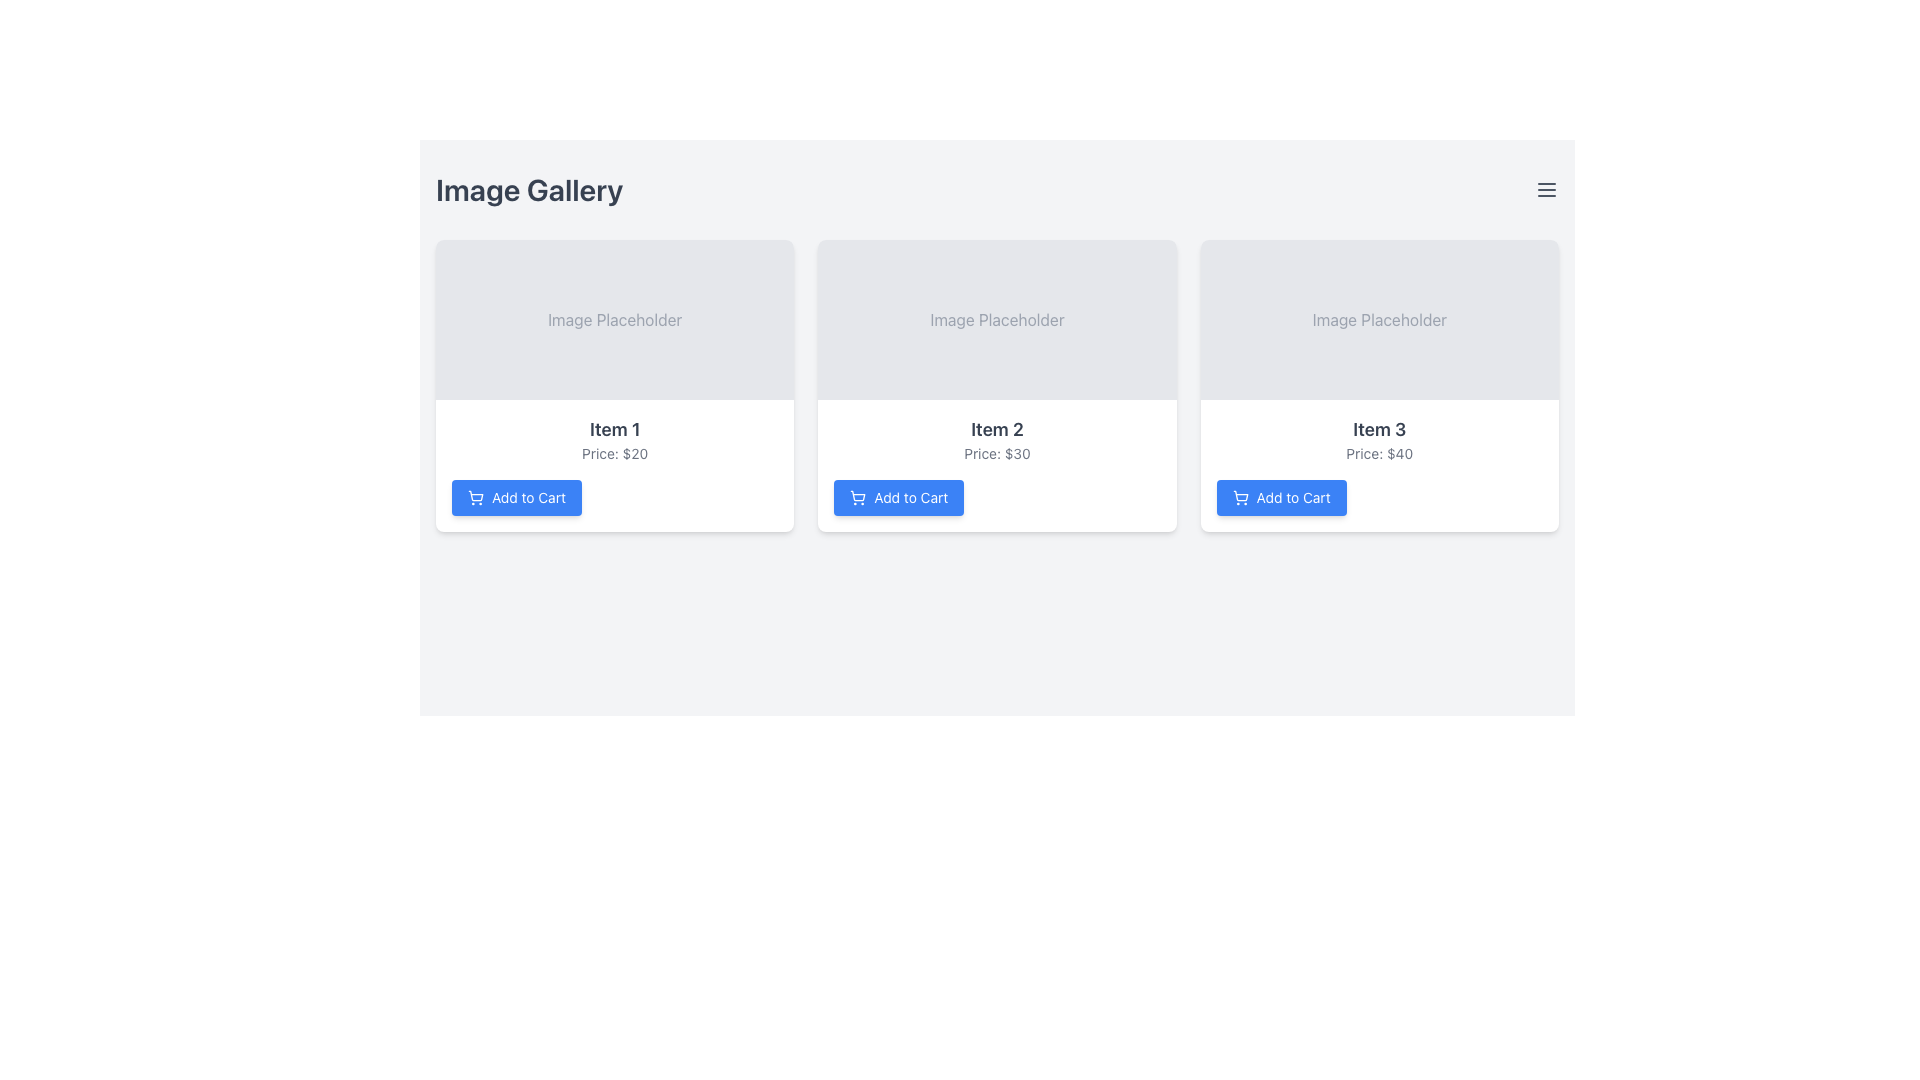 The height and width of the screenshot is (1080, 1920). What do you see at coordinates (474, 496) in the screenshot?
I see `the shopping cart icon located inside the blue 'Add to Cart' button at the bottom of Item 1's card in the first column of the grid layout` at bounding box center [474, 496].